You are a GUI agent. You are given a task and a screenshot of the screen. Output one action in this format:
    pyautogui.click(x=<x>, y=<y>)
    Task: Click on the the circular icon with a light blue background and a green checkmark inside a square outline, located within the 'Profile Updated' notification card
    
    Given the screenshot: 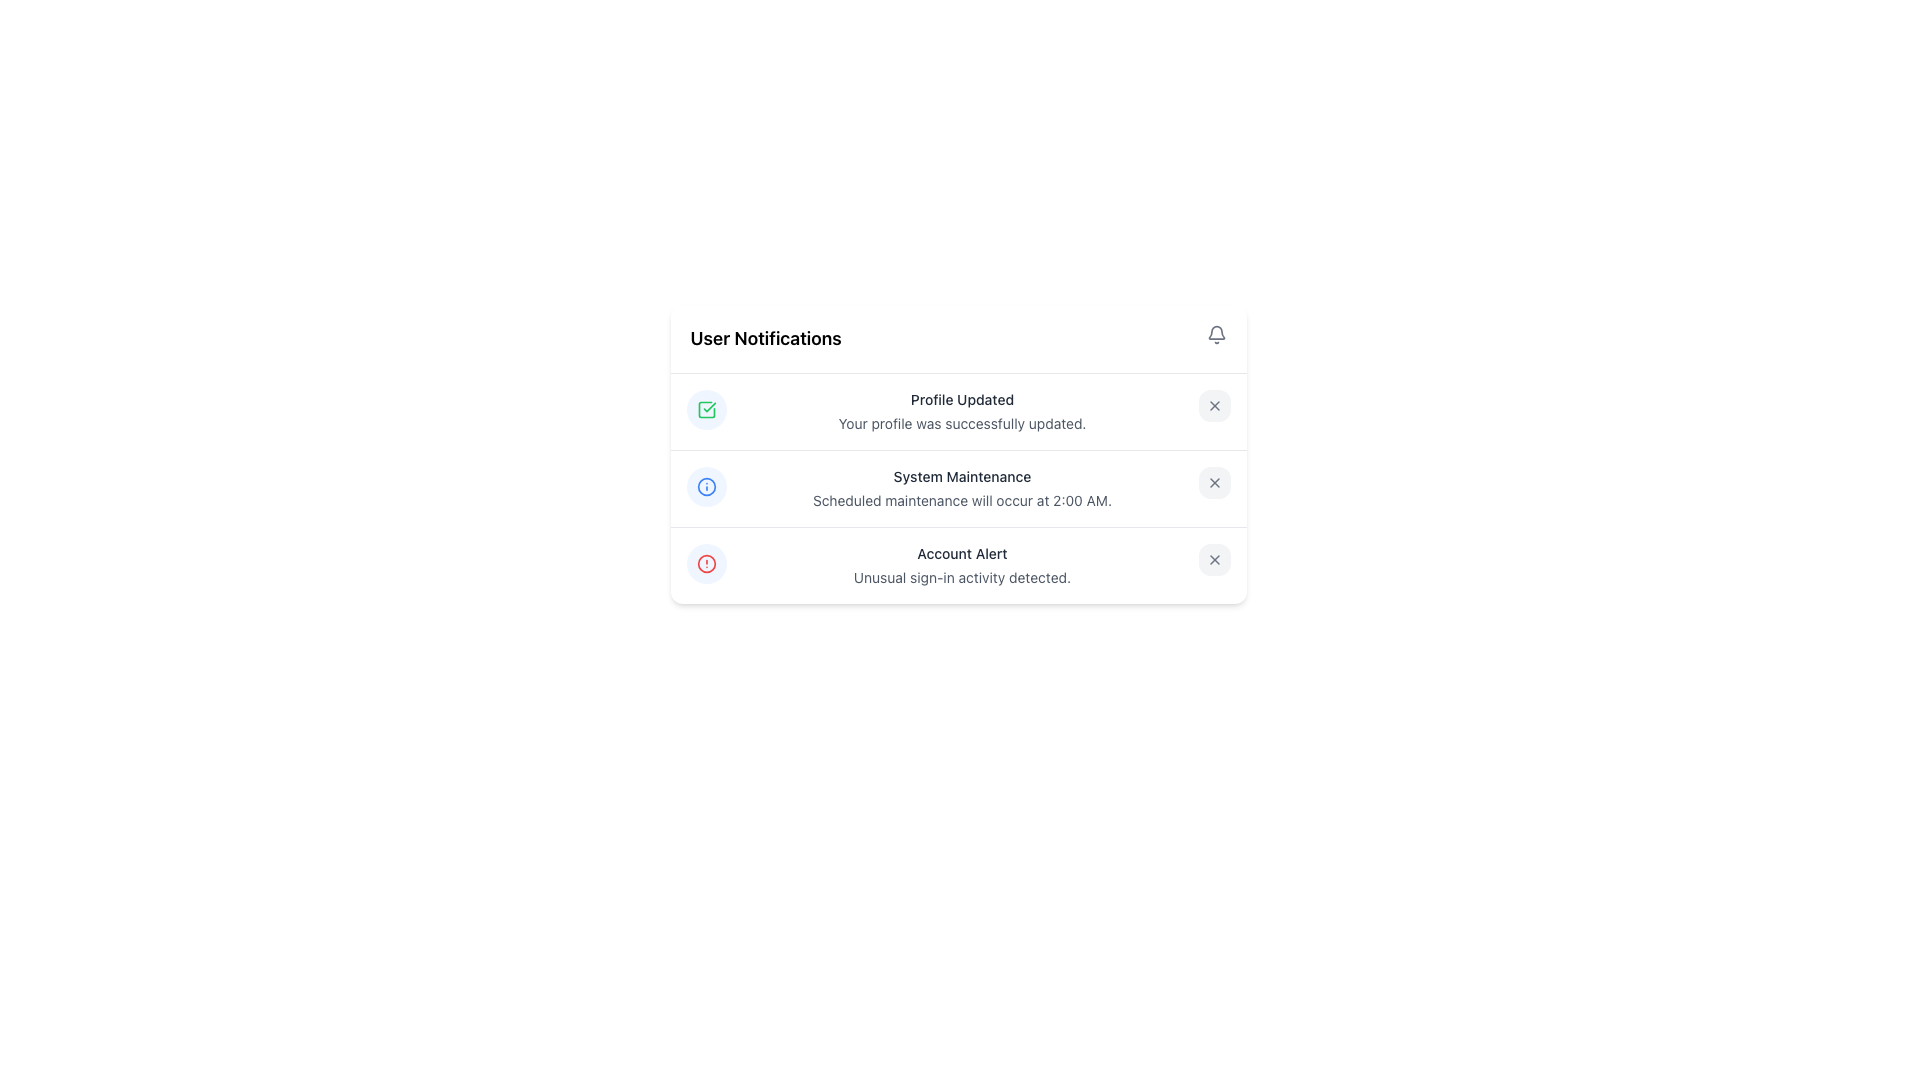 What is the action you would take?
    pyautogui.click(x=706, y=408)
    